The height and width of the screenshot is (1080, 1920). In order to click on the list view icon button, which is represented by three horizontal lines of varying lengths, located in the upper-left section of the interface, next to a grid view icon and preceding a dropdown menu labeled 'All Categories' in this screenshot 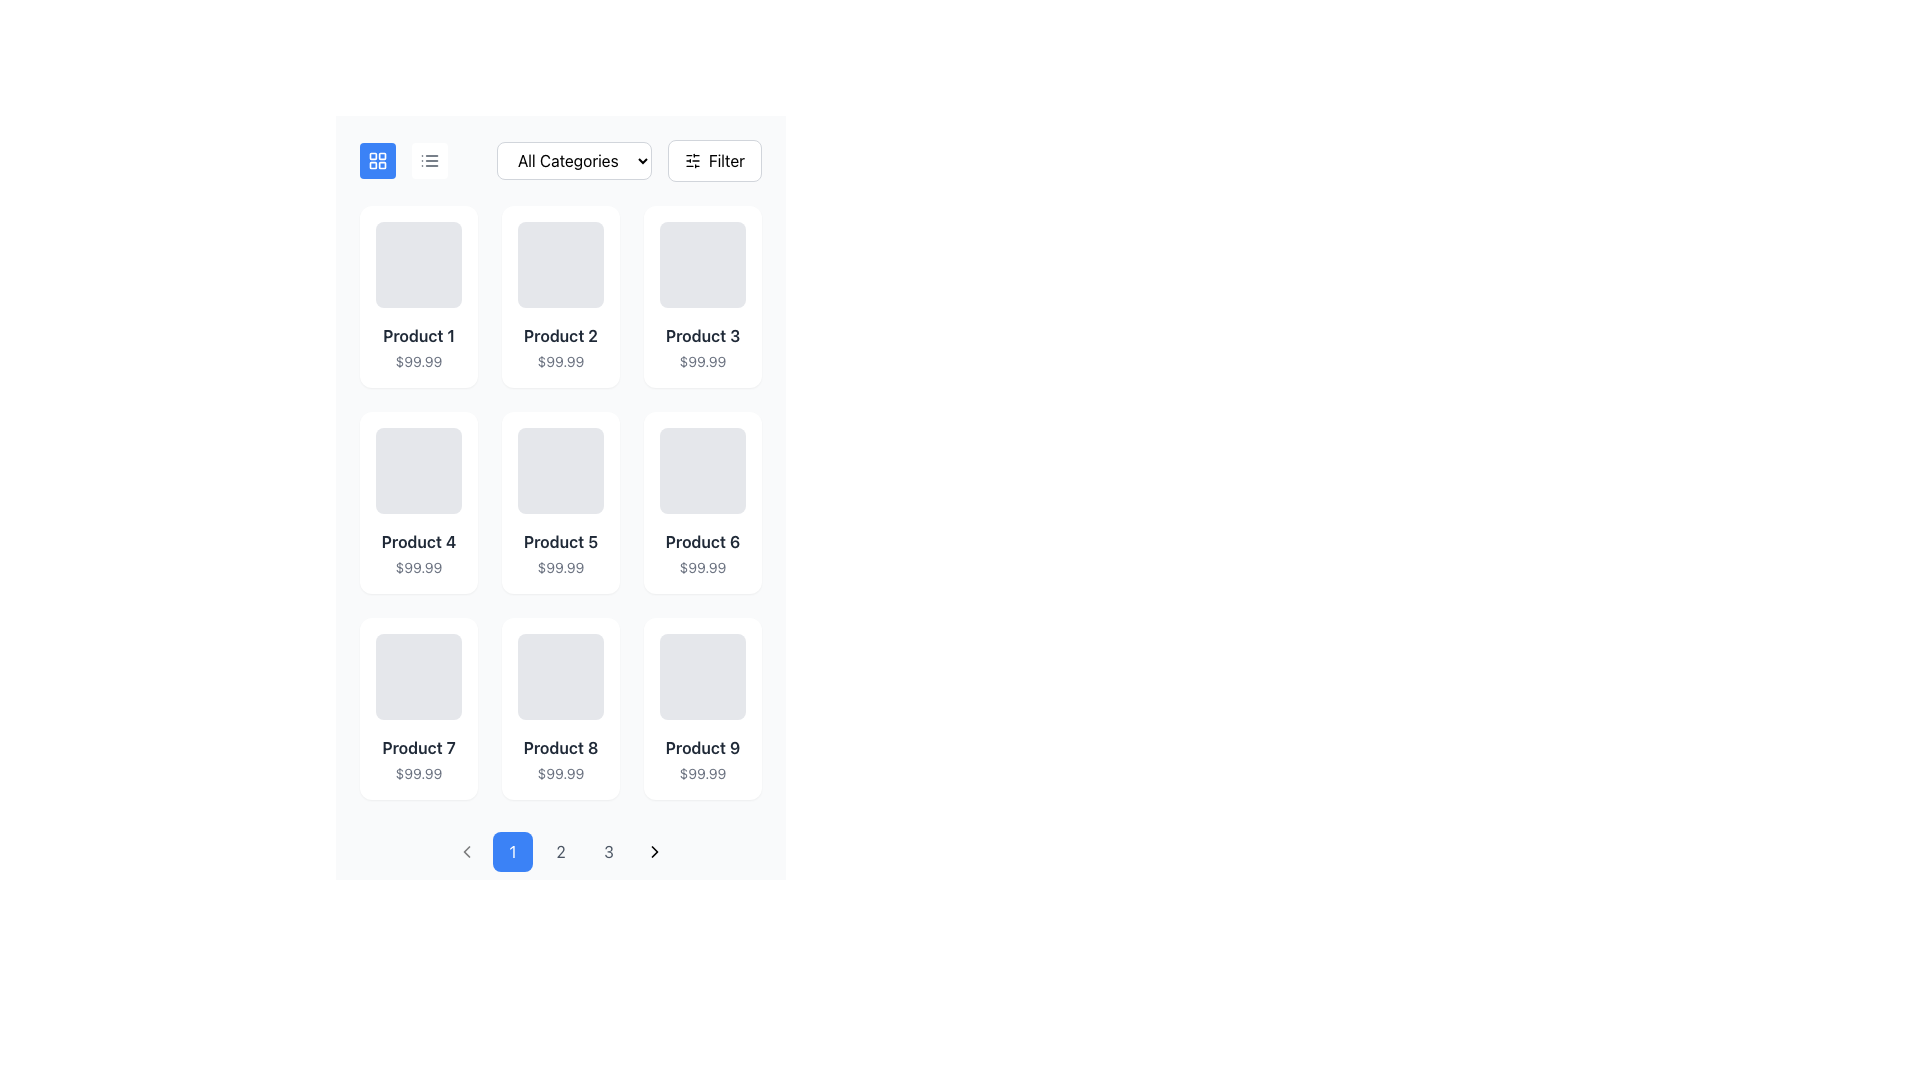, I will do `click(429, 160)`.